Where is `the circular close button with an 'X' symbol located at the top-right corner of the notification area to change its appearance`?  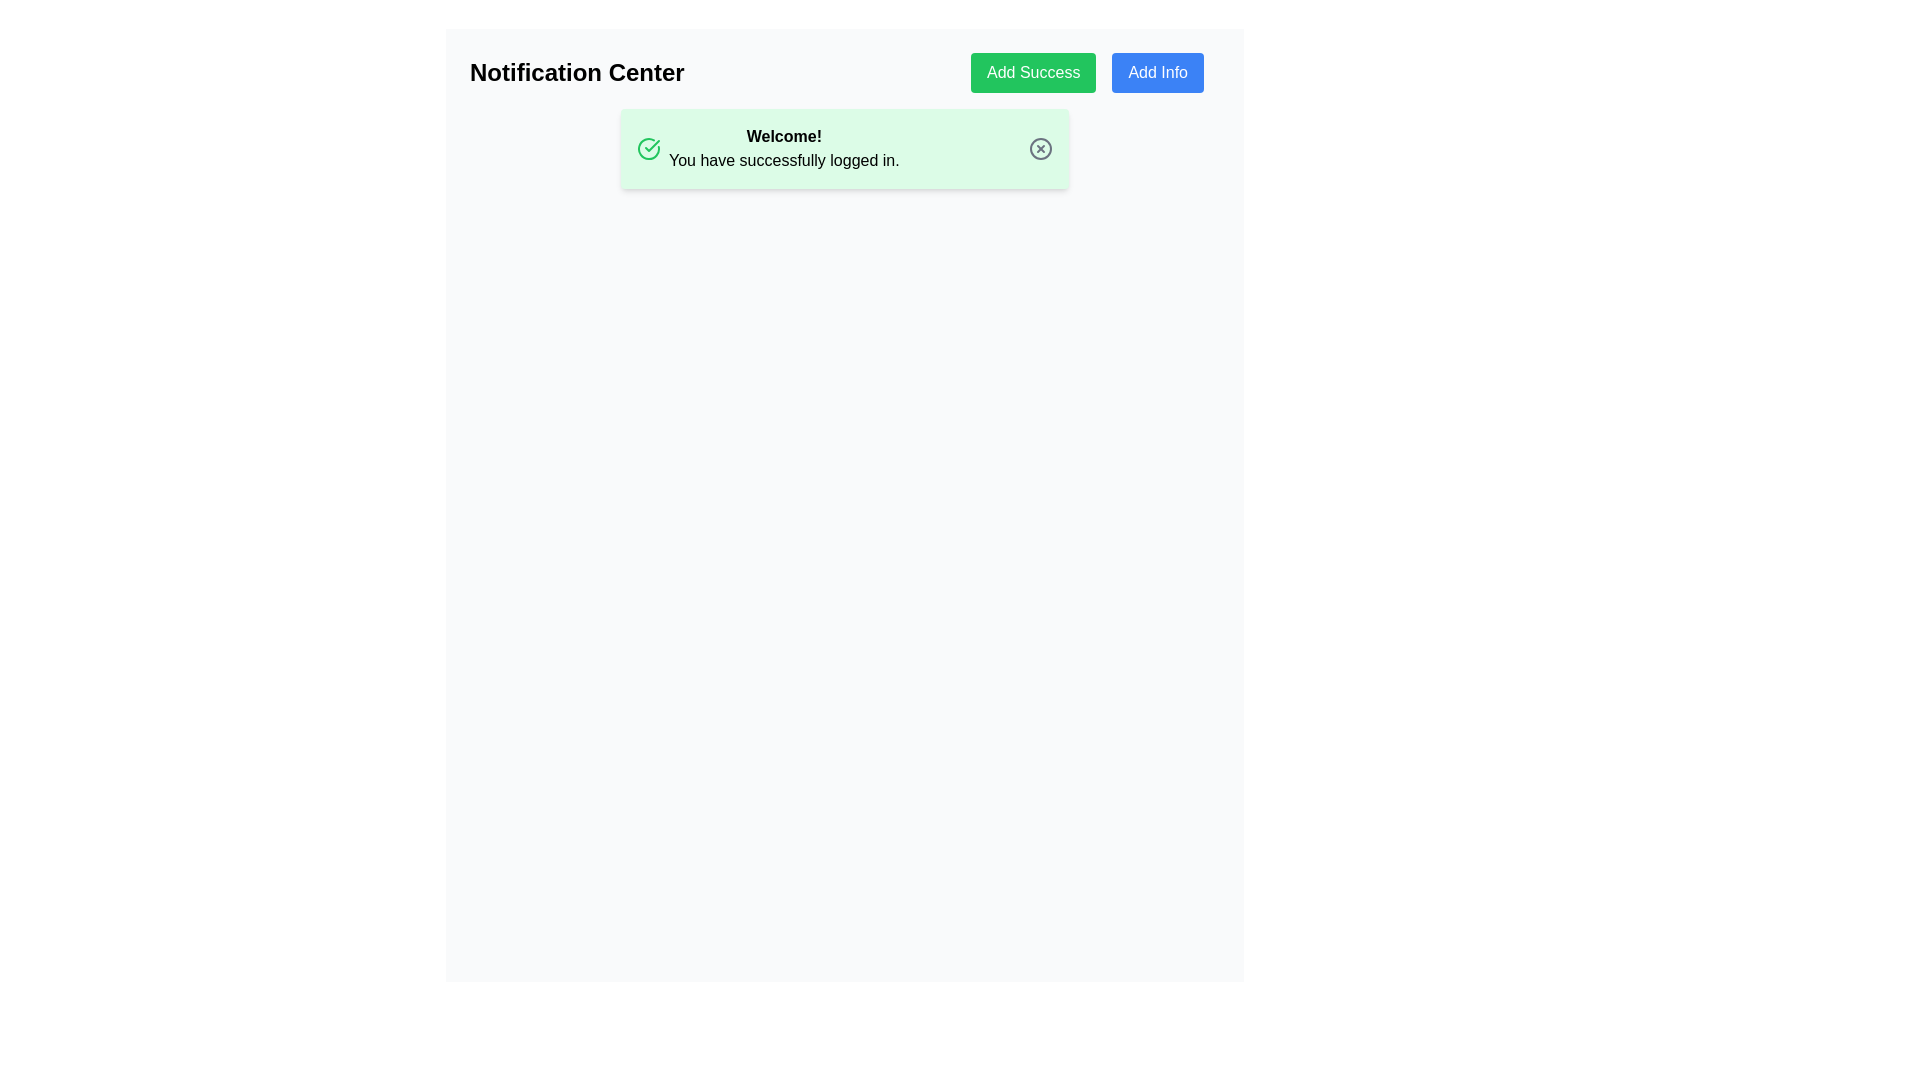
the circular close button with an 'X' symbol located at the top-right corner of the notification area to change its appearance is located at coordinates (1040, 148).